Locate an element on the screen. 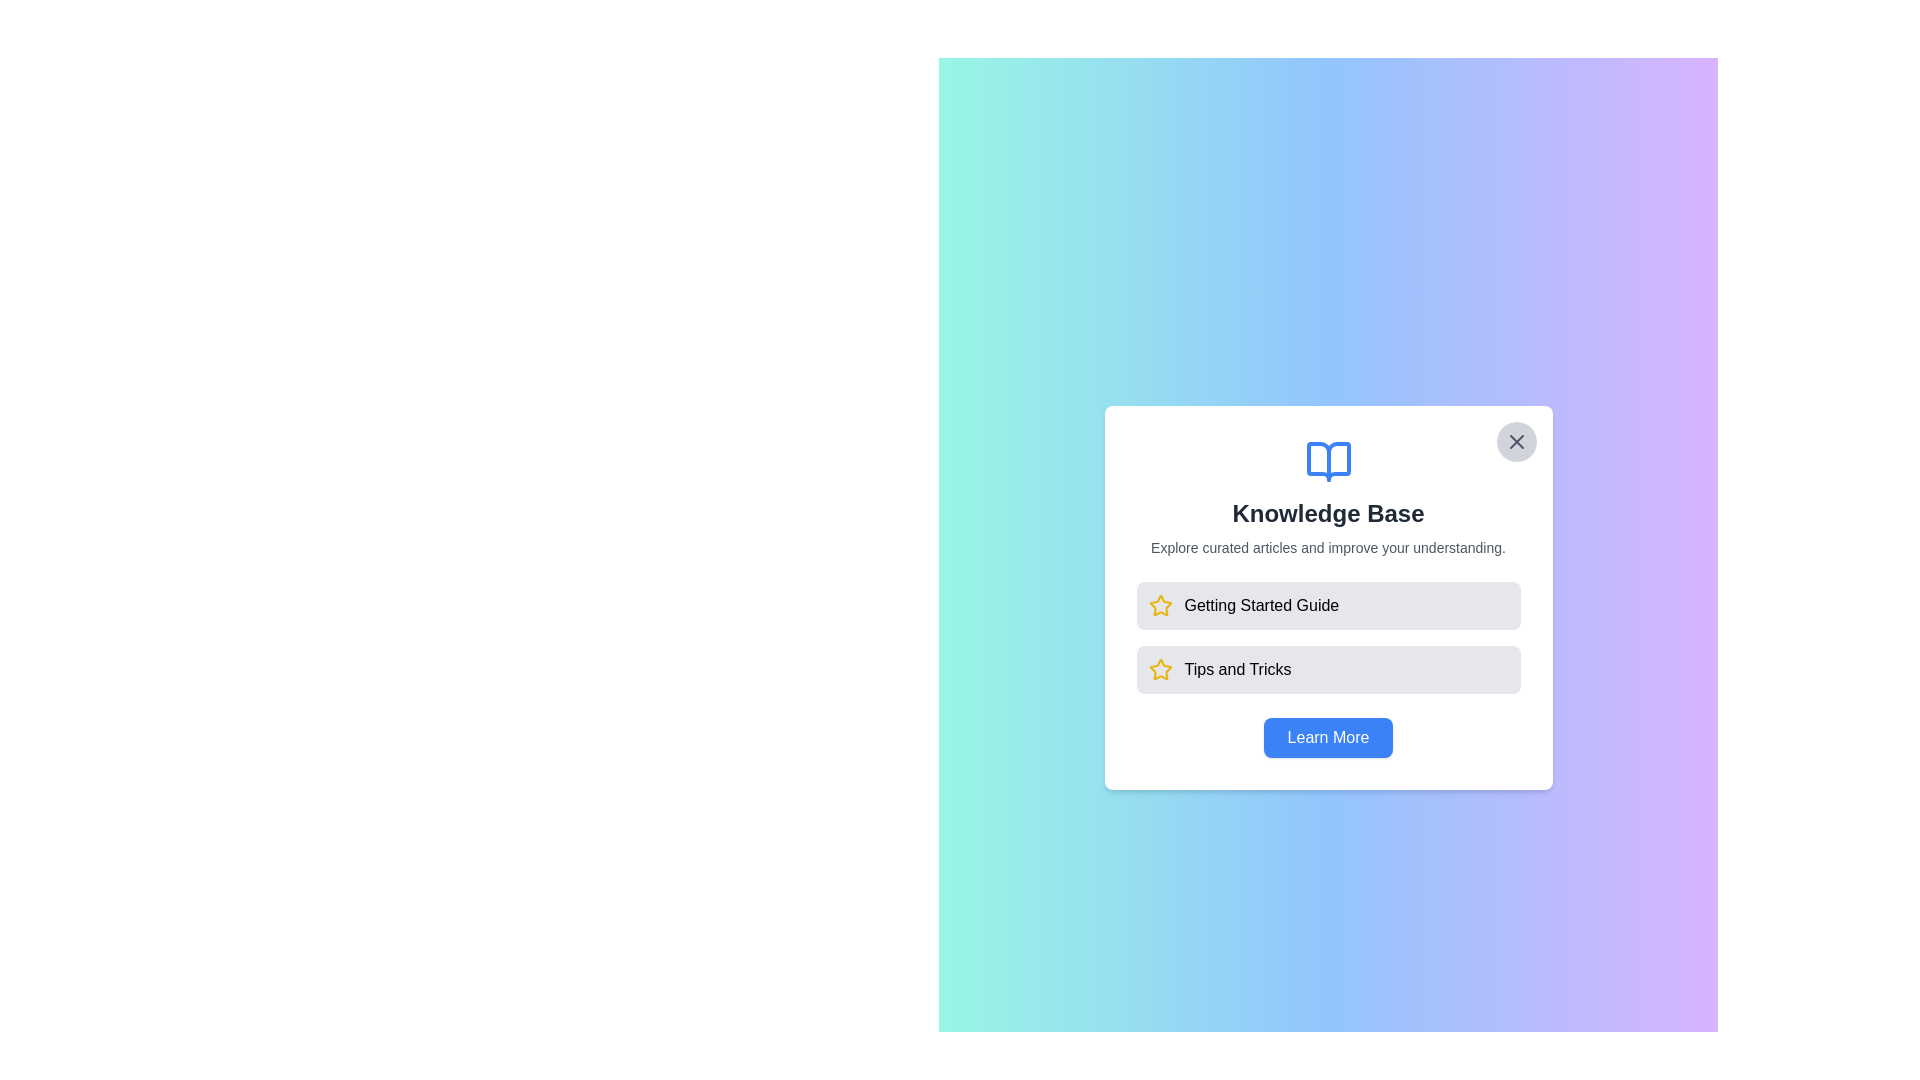  the clickable panel titled 'Getting Started Guide' which has a light gray background, a yellow outlined star icon to the left, and bold black text aligned to the right is located at coordinates (1328, 604).